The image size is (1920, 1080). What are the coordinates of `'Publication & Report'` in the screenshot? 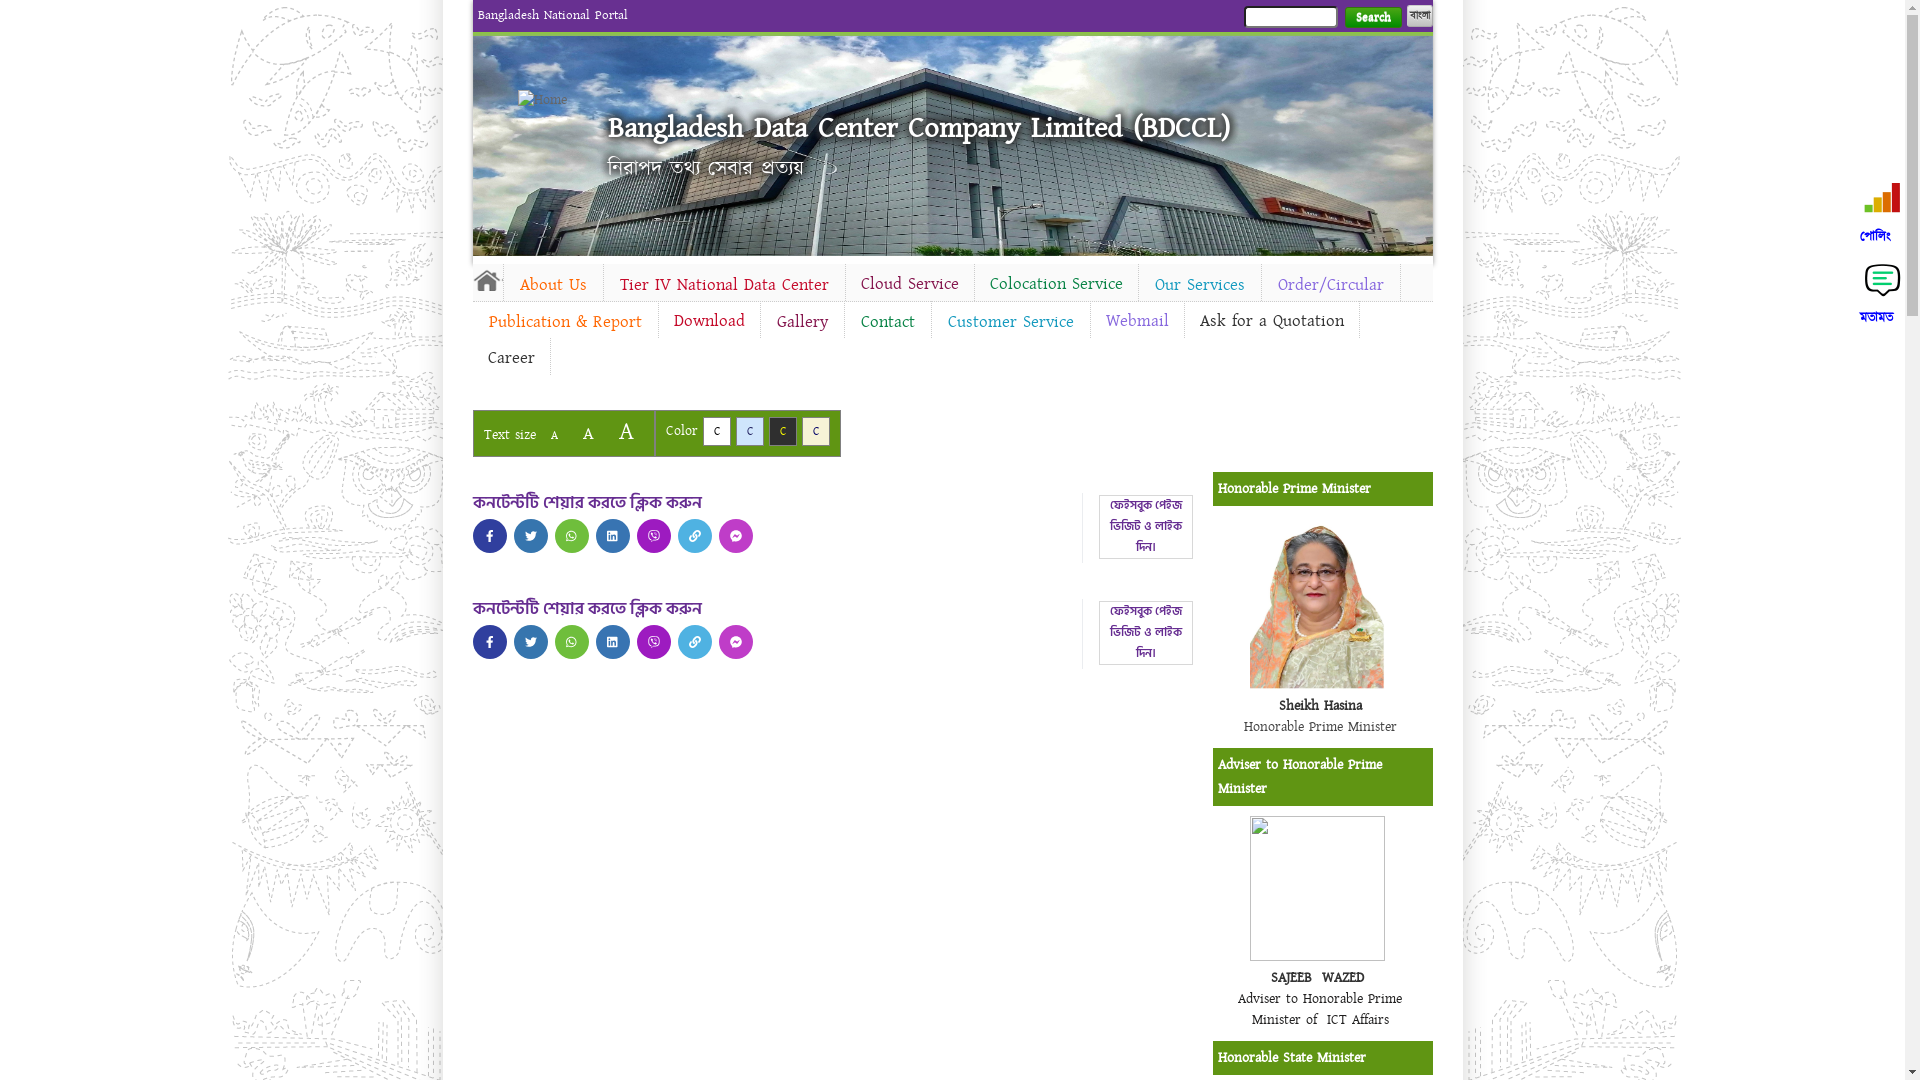 It's located at (563, 320).